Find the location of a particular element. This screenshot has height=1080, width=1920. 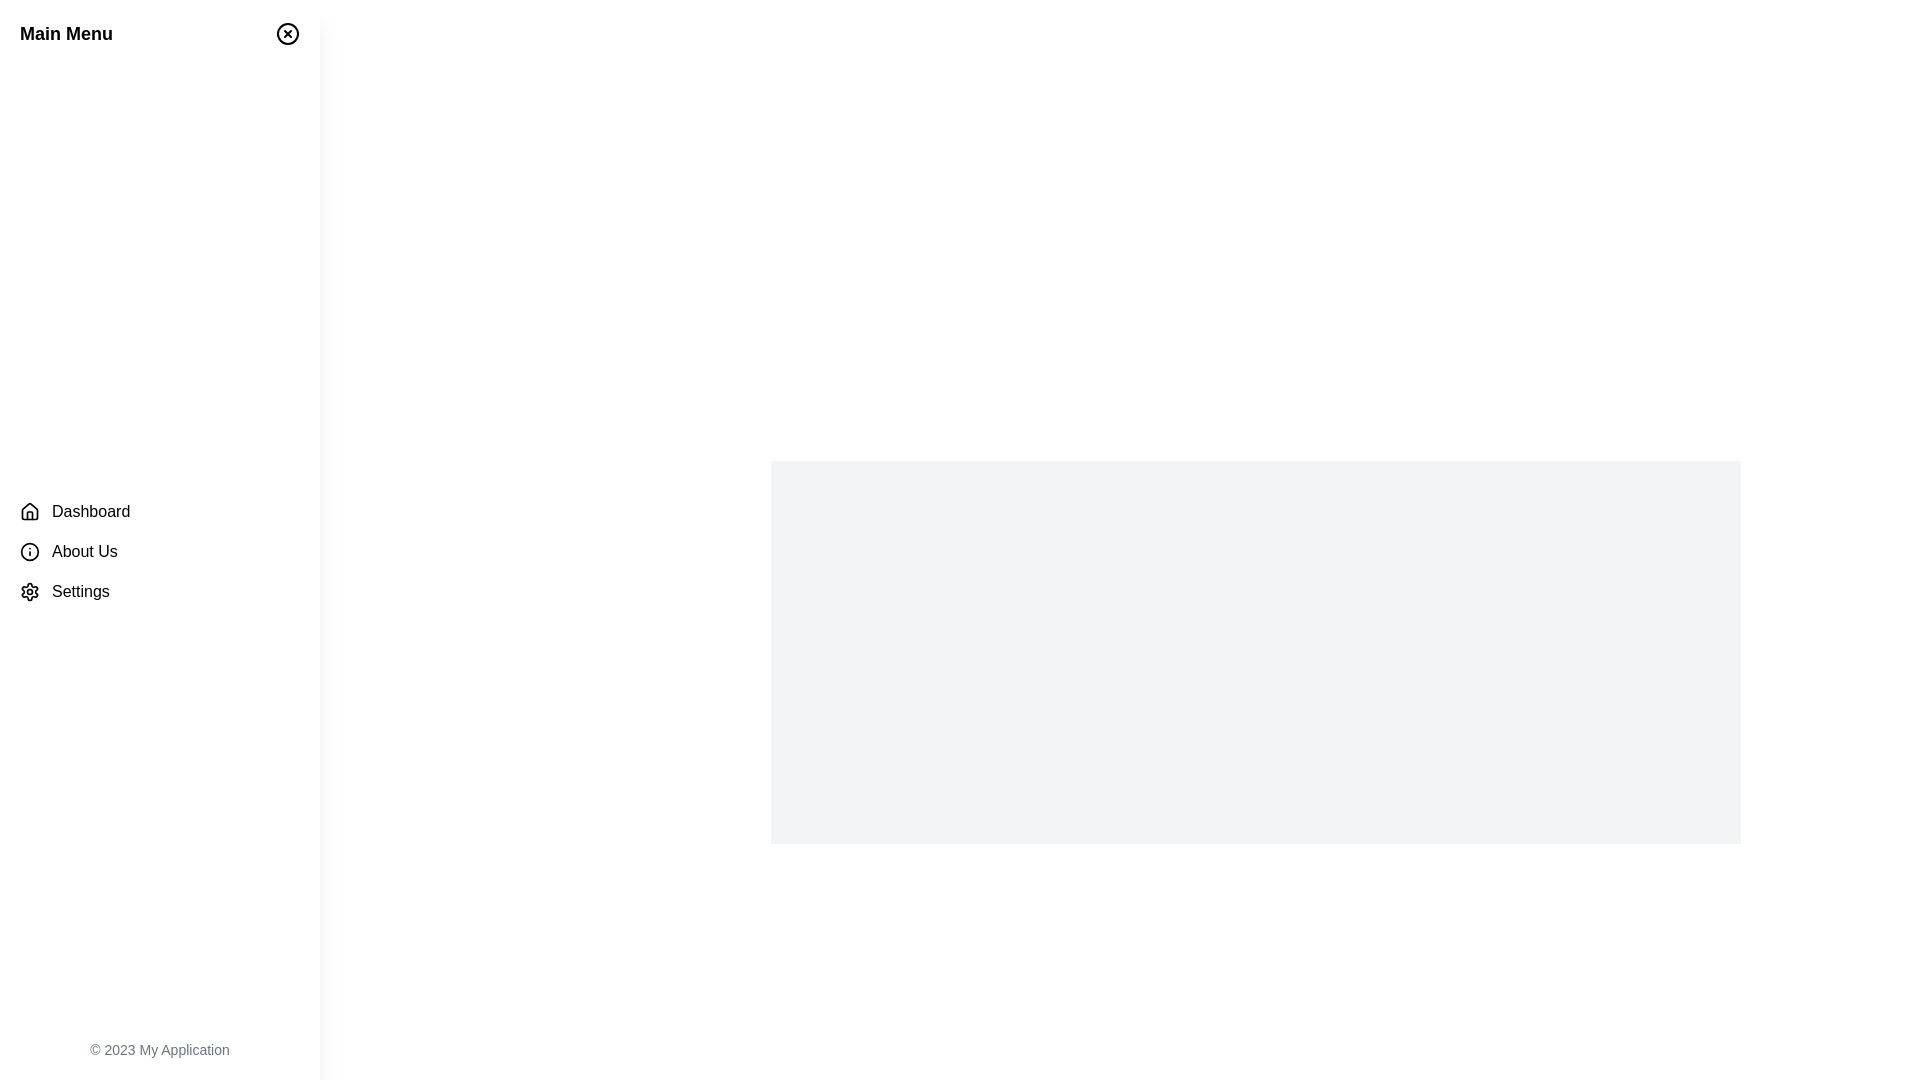

the second navigation link in the vertical navigation bar is located at coordinates (158, 551).